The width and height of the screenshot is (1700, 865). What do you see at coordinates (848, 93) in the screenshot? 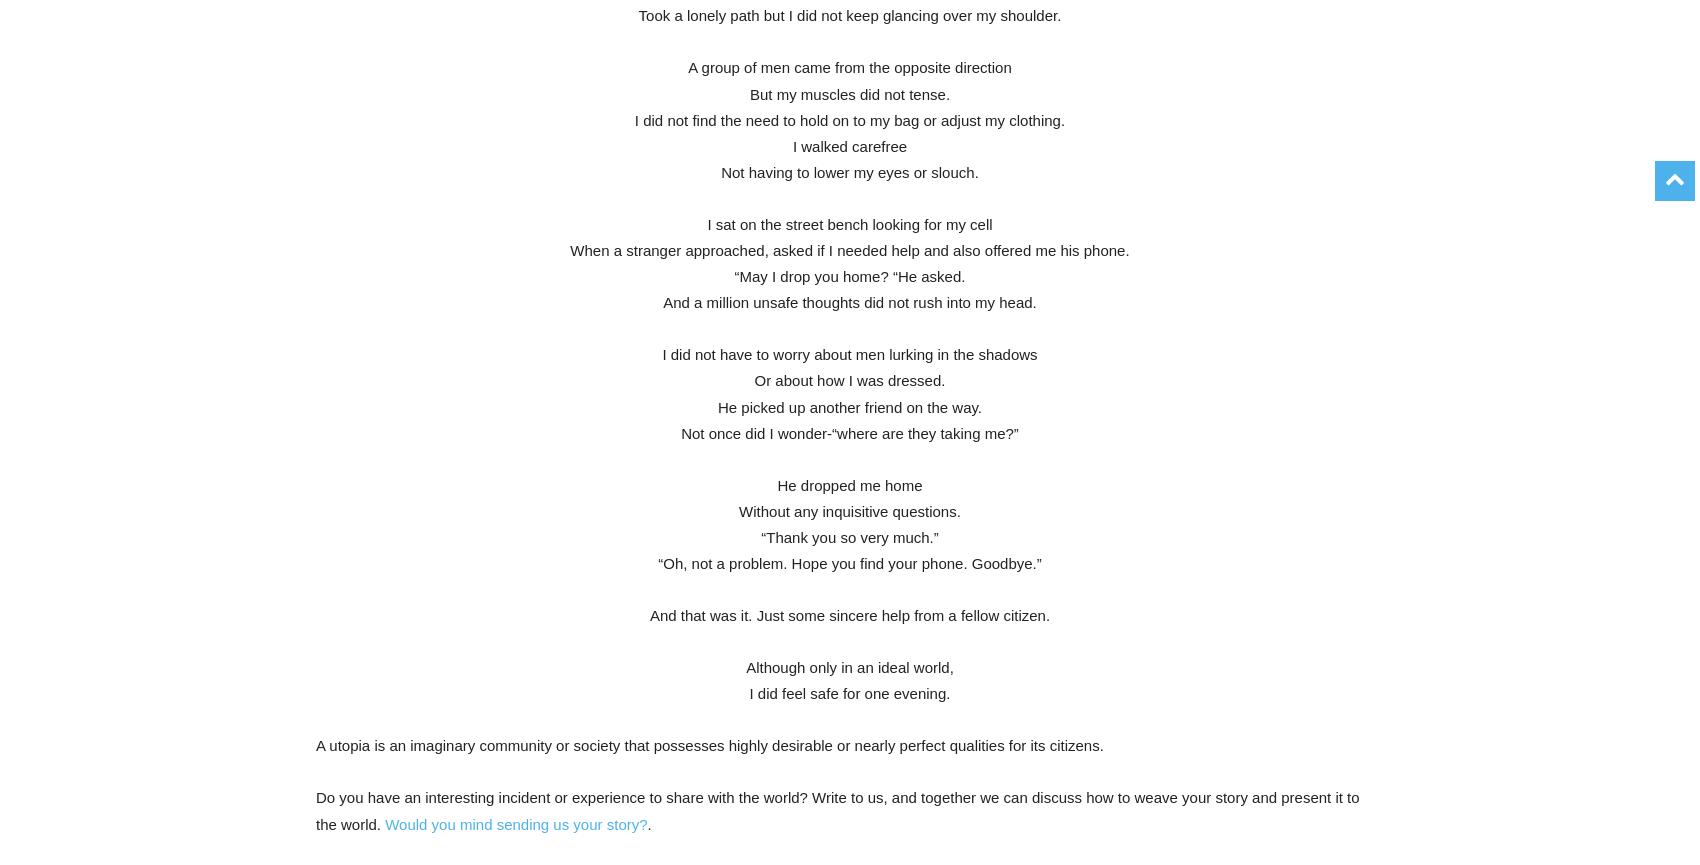
I see `'But my muscles did not tense.'` at bounding box center [848, 93].